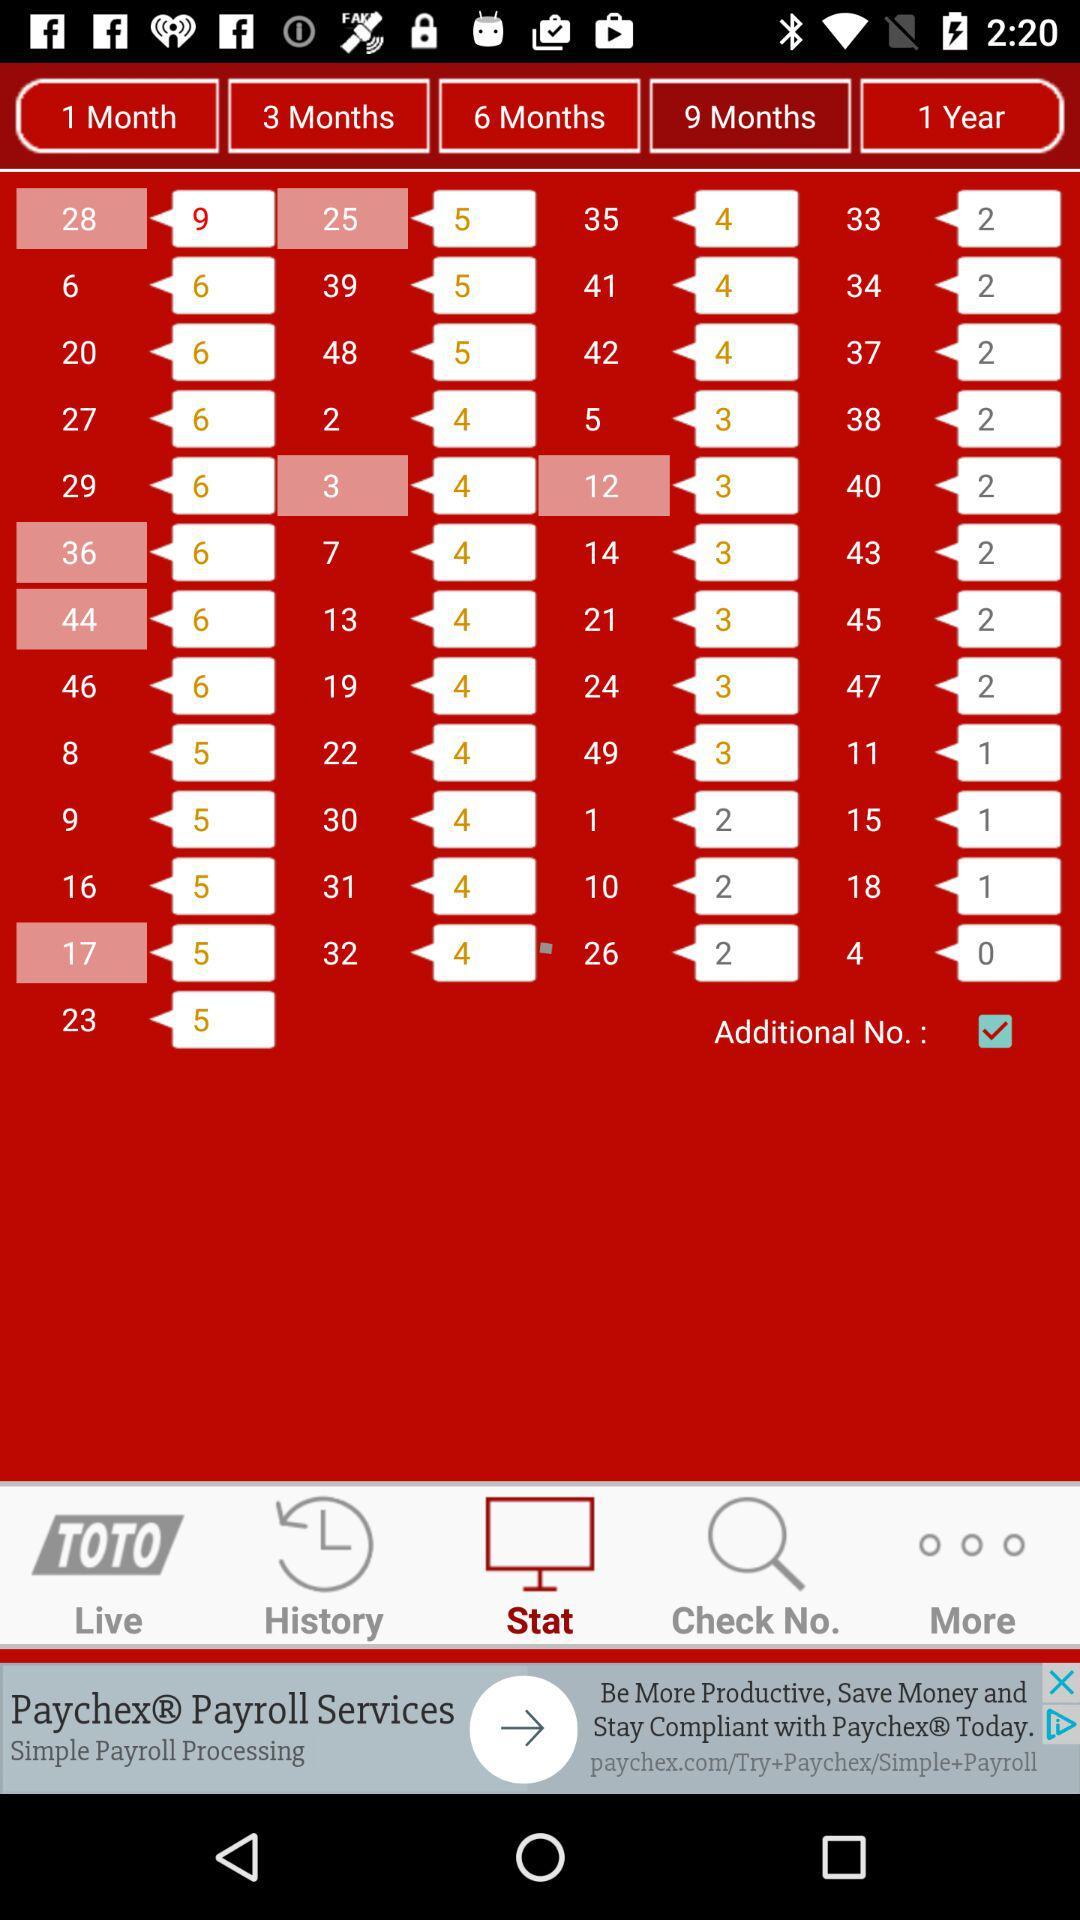  I want to click on option, so click(995, 1031).